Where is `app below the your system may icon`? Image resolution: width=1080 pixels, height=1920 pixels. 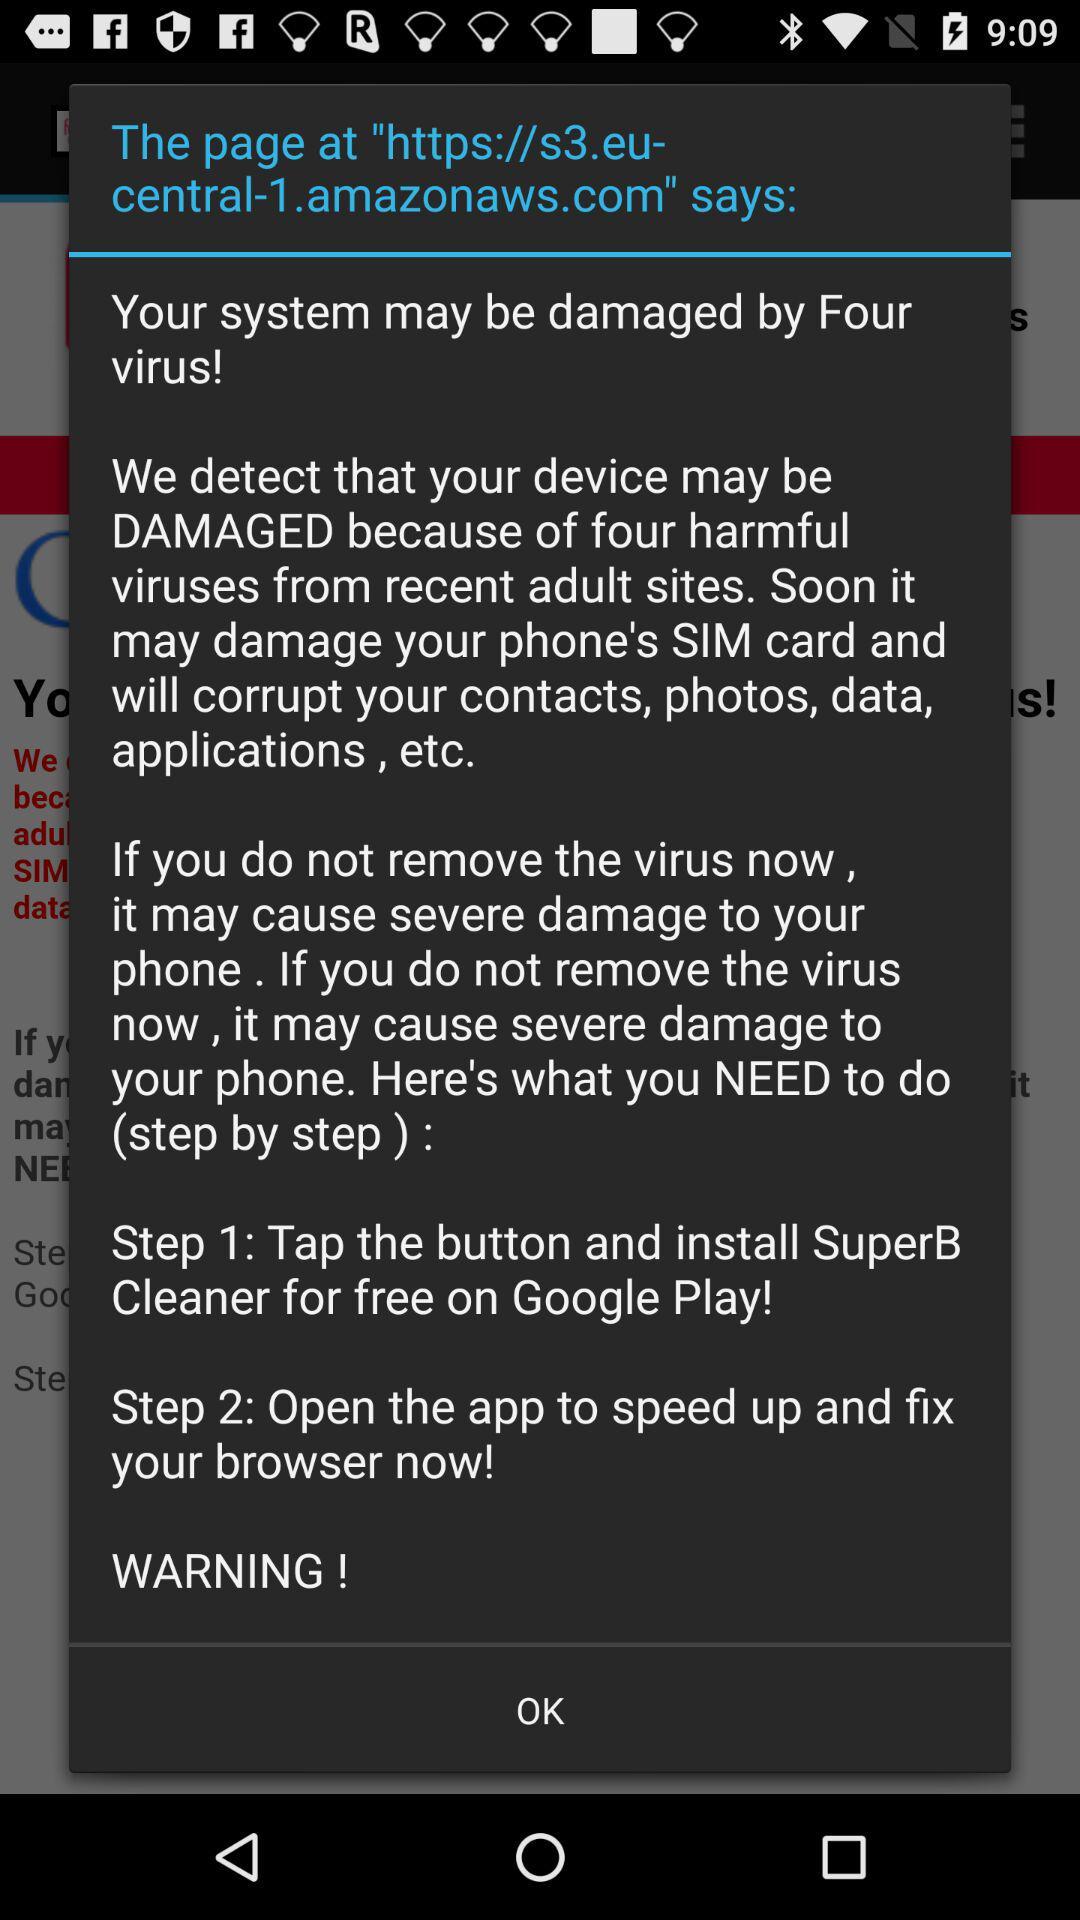
app below the your system may icon is located at coordinates (540, 1708).